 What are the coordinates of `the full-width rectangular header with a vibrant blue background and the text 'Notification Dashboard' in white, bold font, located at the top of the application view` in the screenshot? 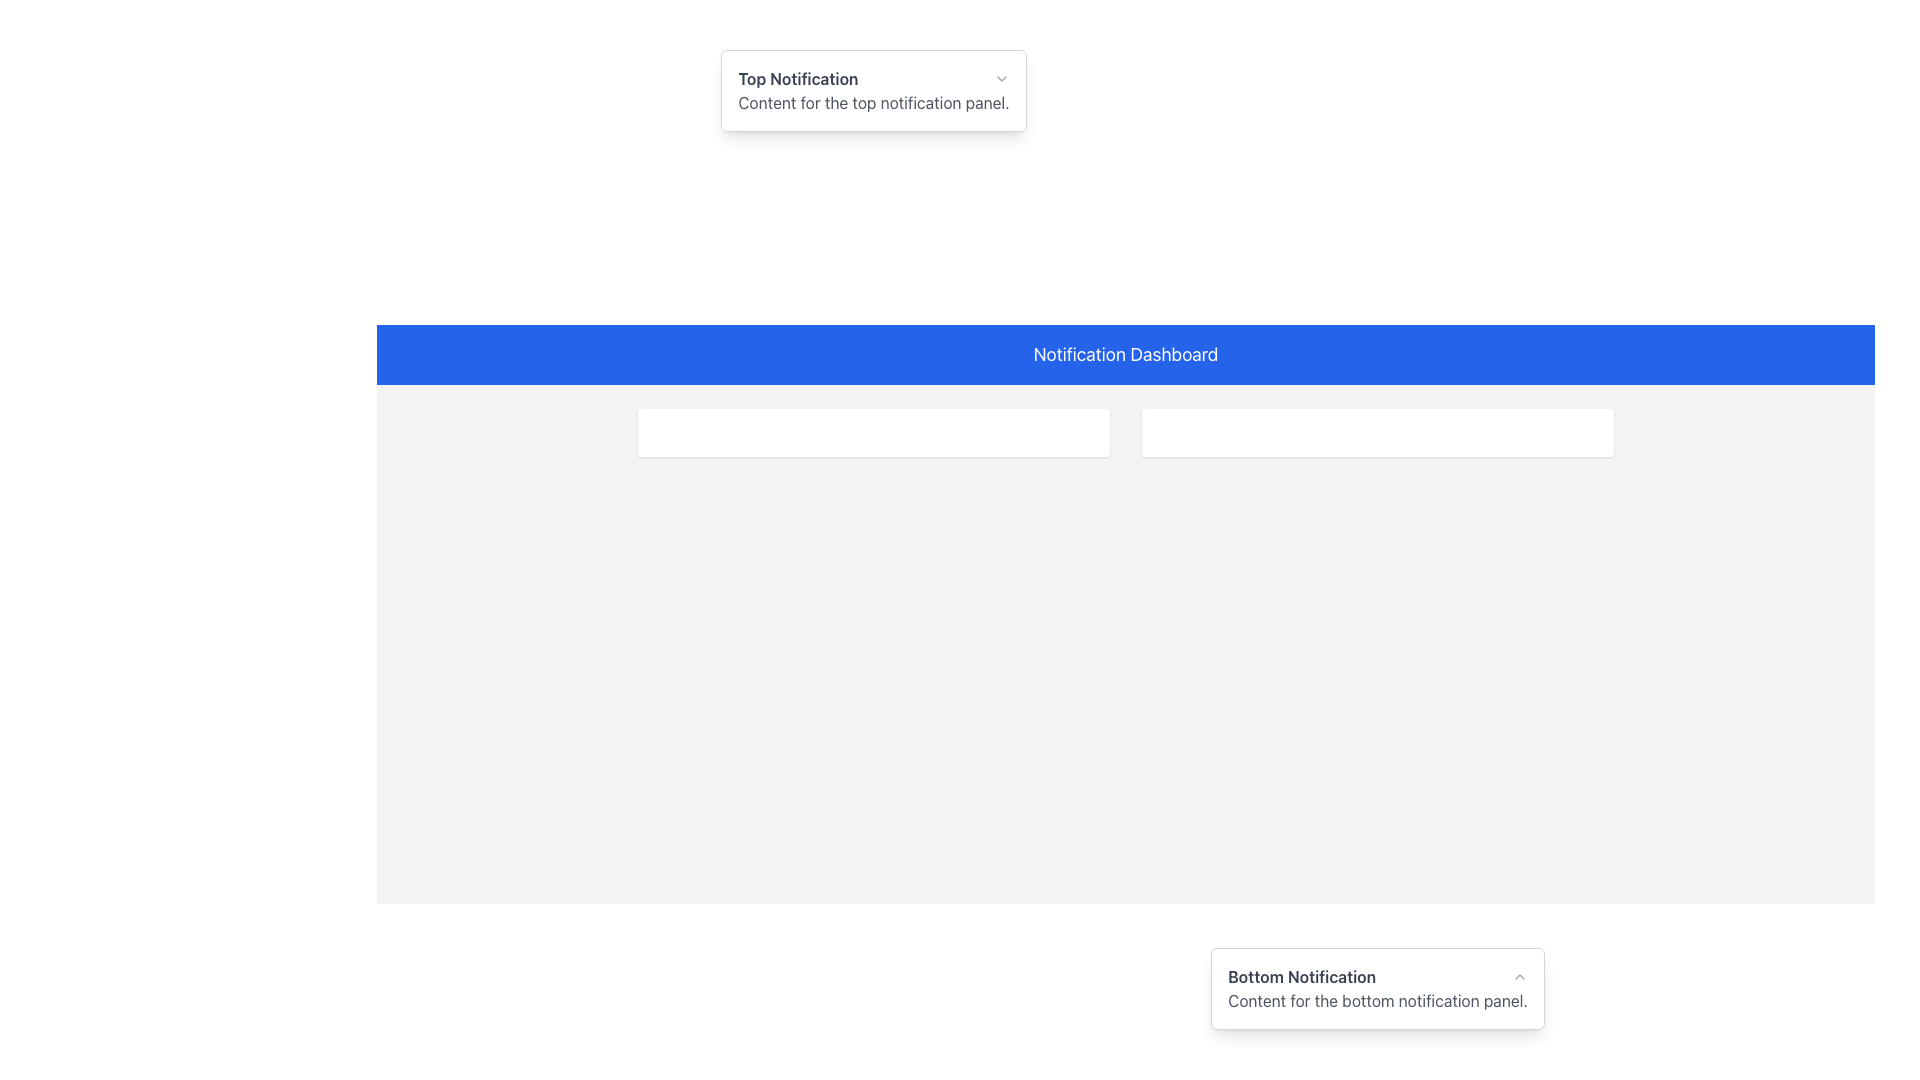 It's located at (1126, 353).